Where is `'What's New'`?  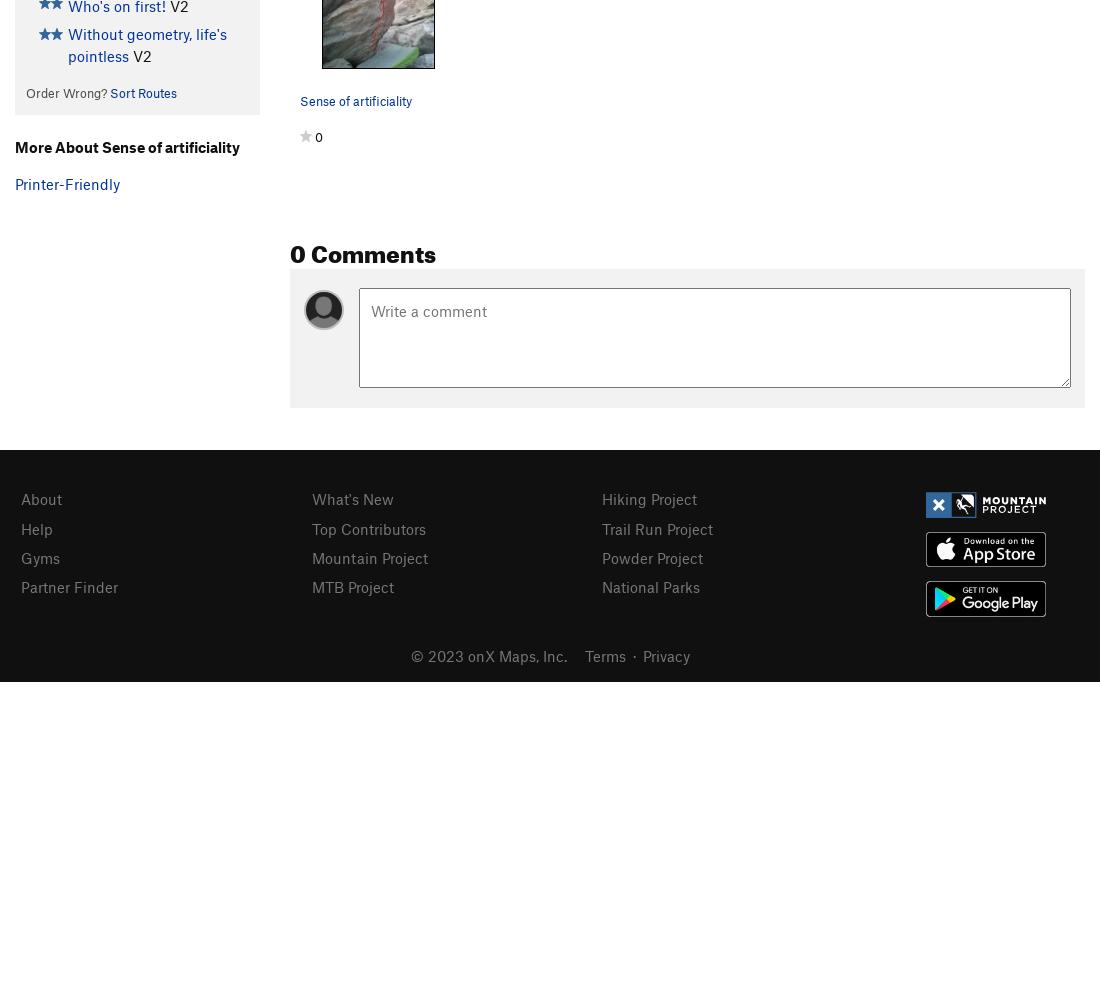 'What's New' is located at coordinates (352, 498).